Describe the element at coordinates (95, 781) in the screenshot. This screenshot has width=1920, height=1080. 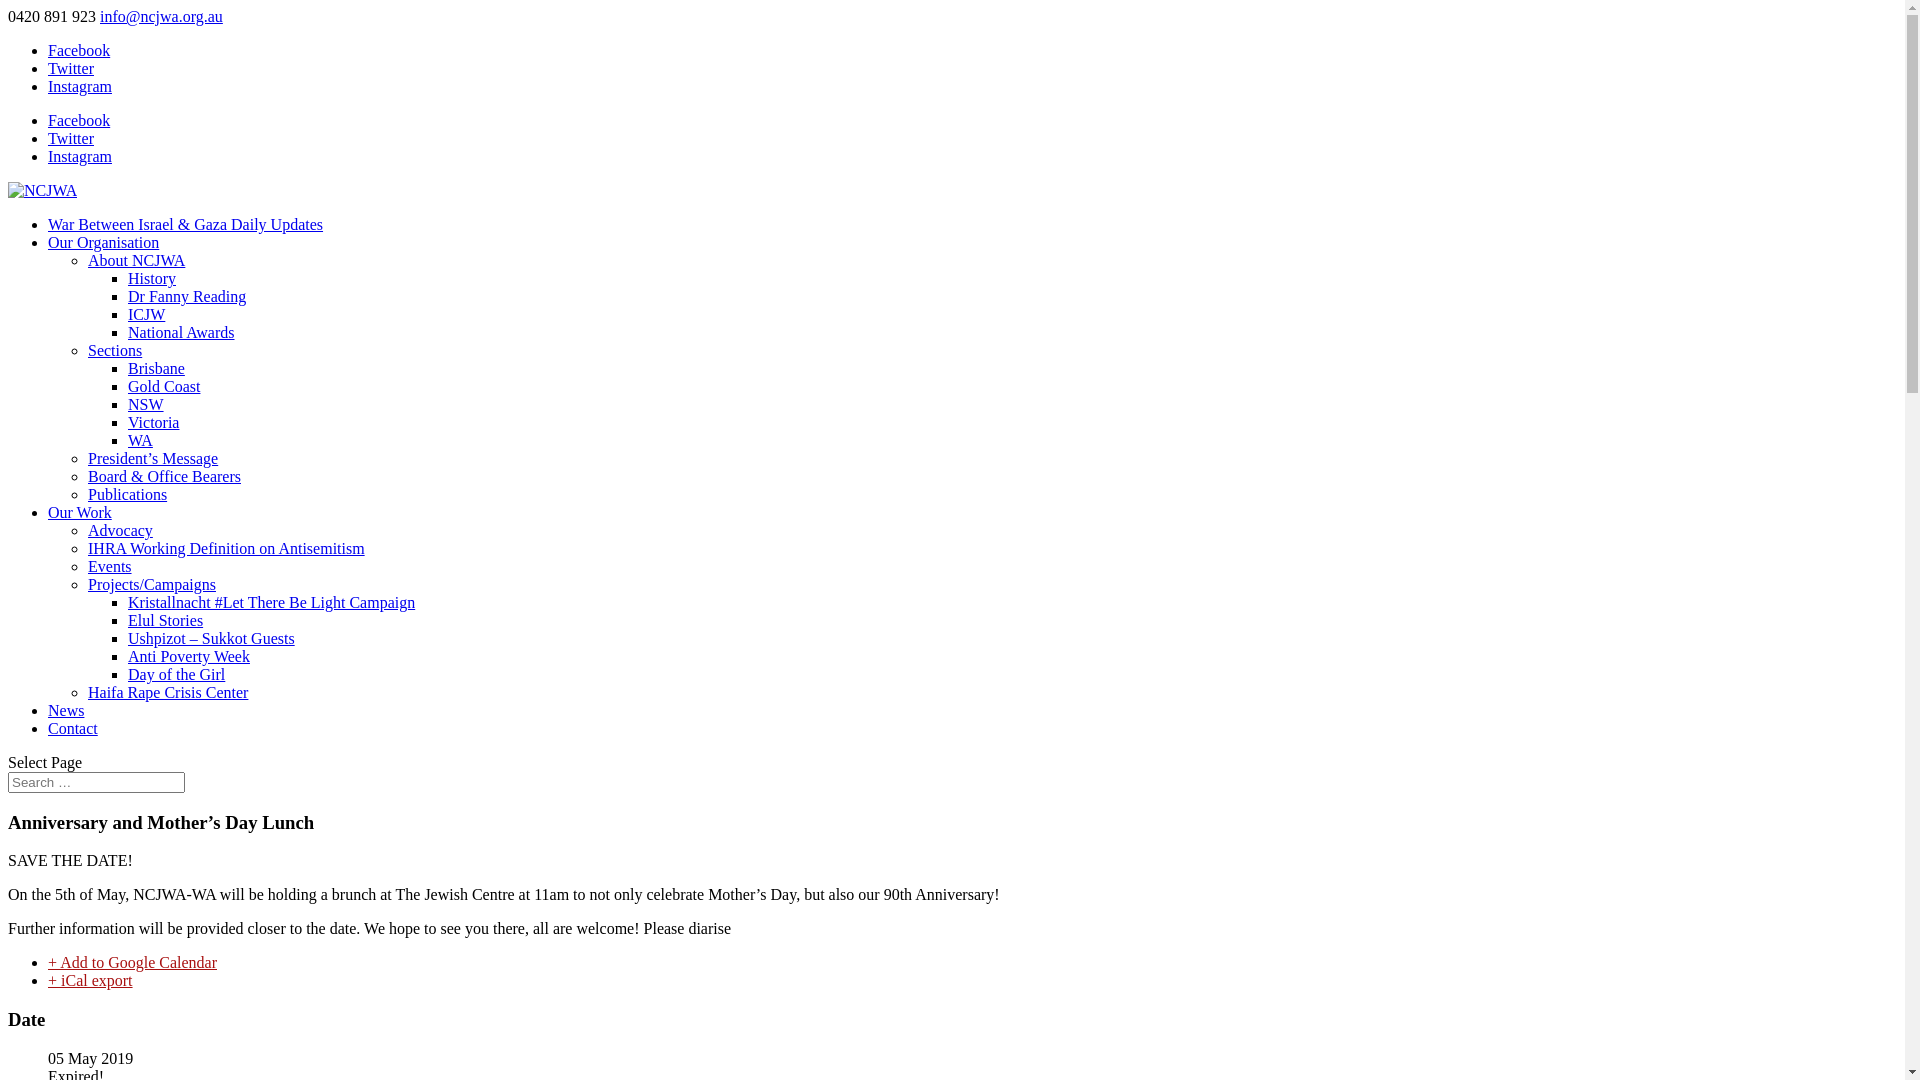
I see `'Search for:'` at that location.